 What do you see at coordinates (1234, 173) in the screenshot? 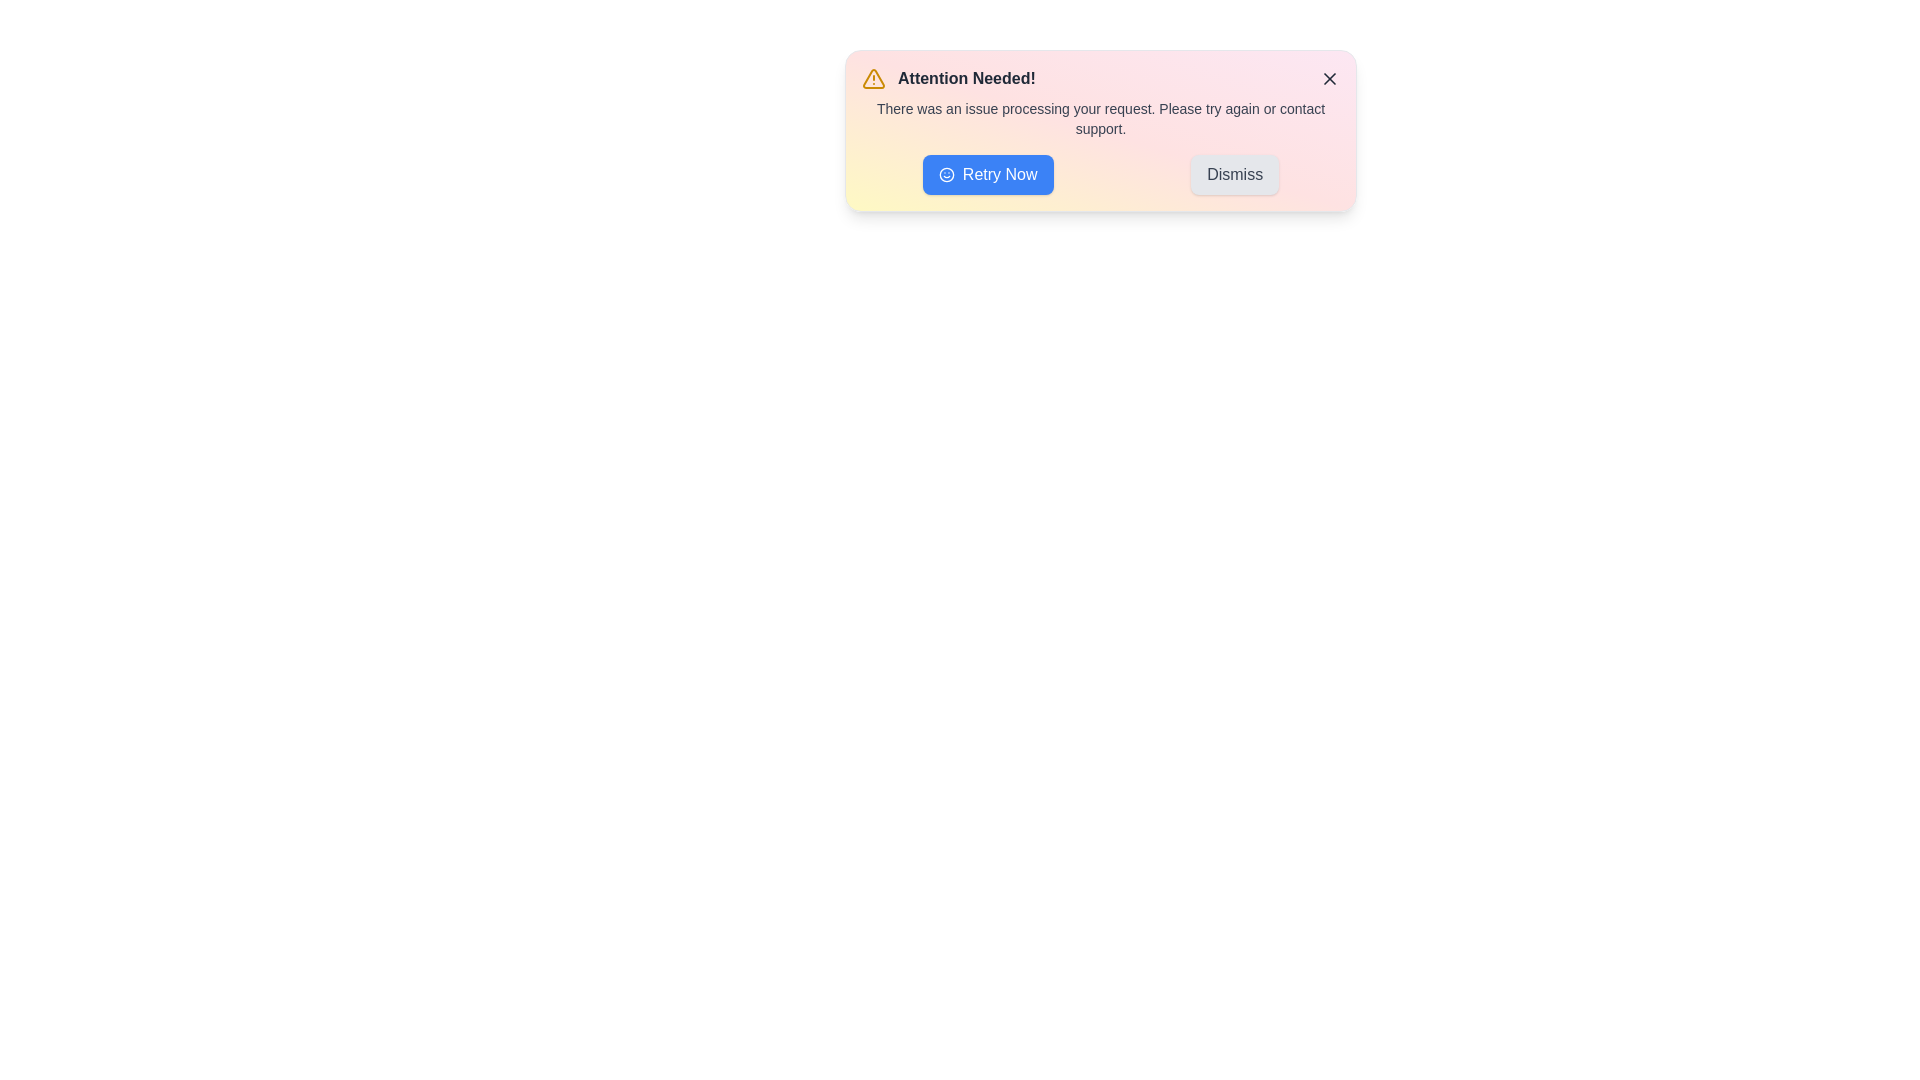
I see `the 'Dismiss' button to close the alert` at bounding box center [1234, 173].